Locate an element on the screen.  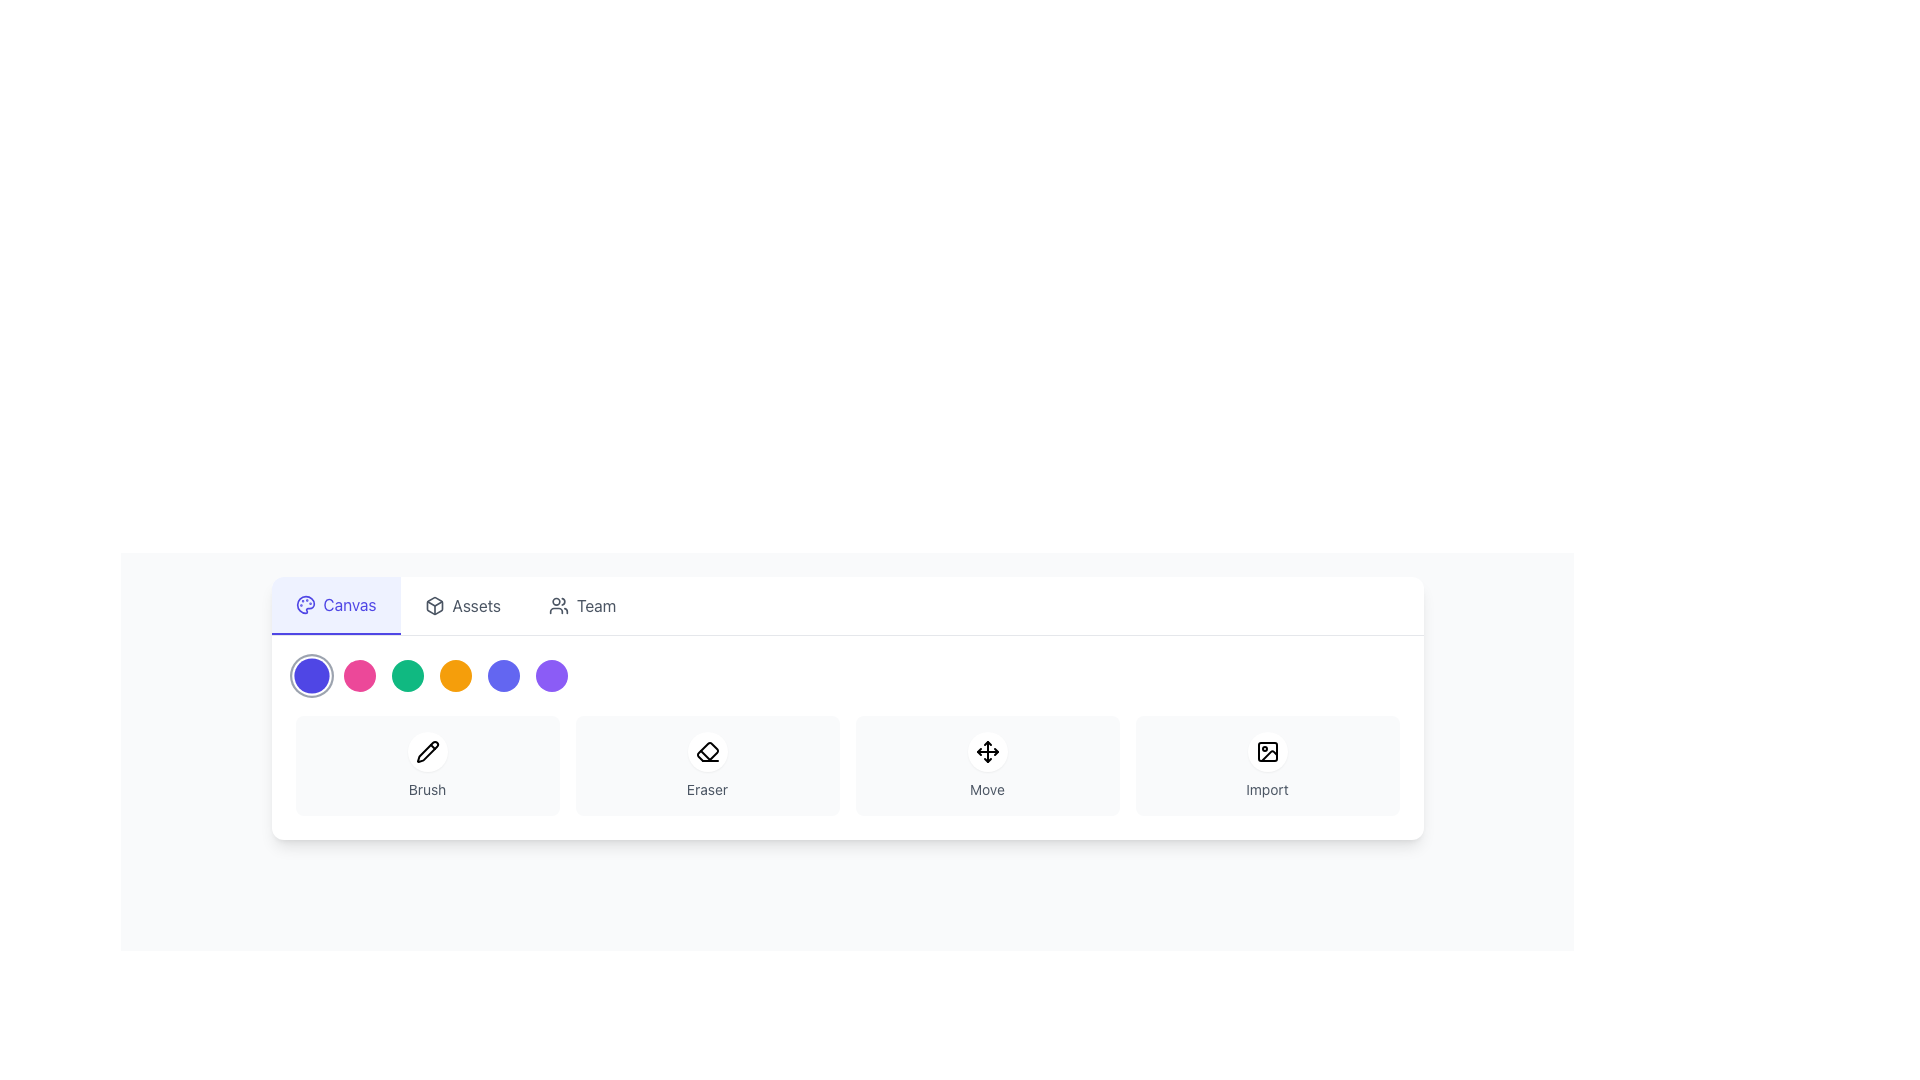
the text label reading 'Move', which is part of a tile on the bottom row of the interface, indicating secondary emphasis with its smaller gray font is located at coordinates (987, 789).